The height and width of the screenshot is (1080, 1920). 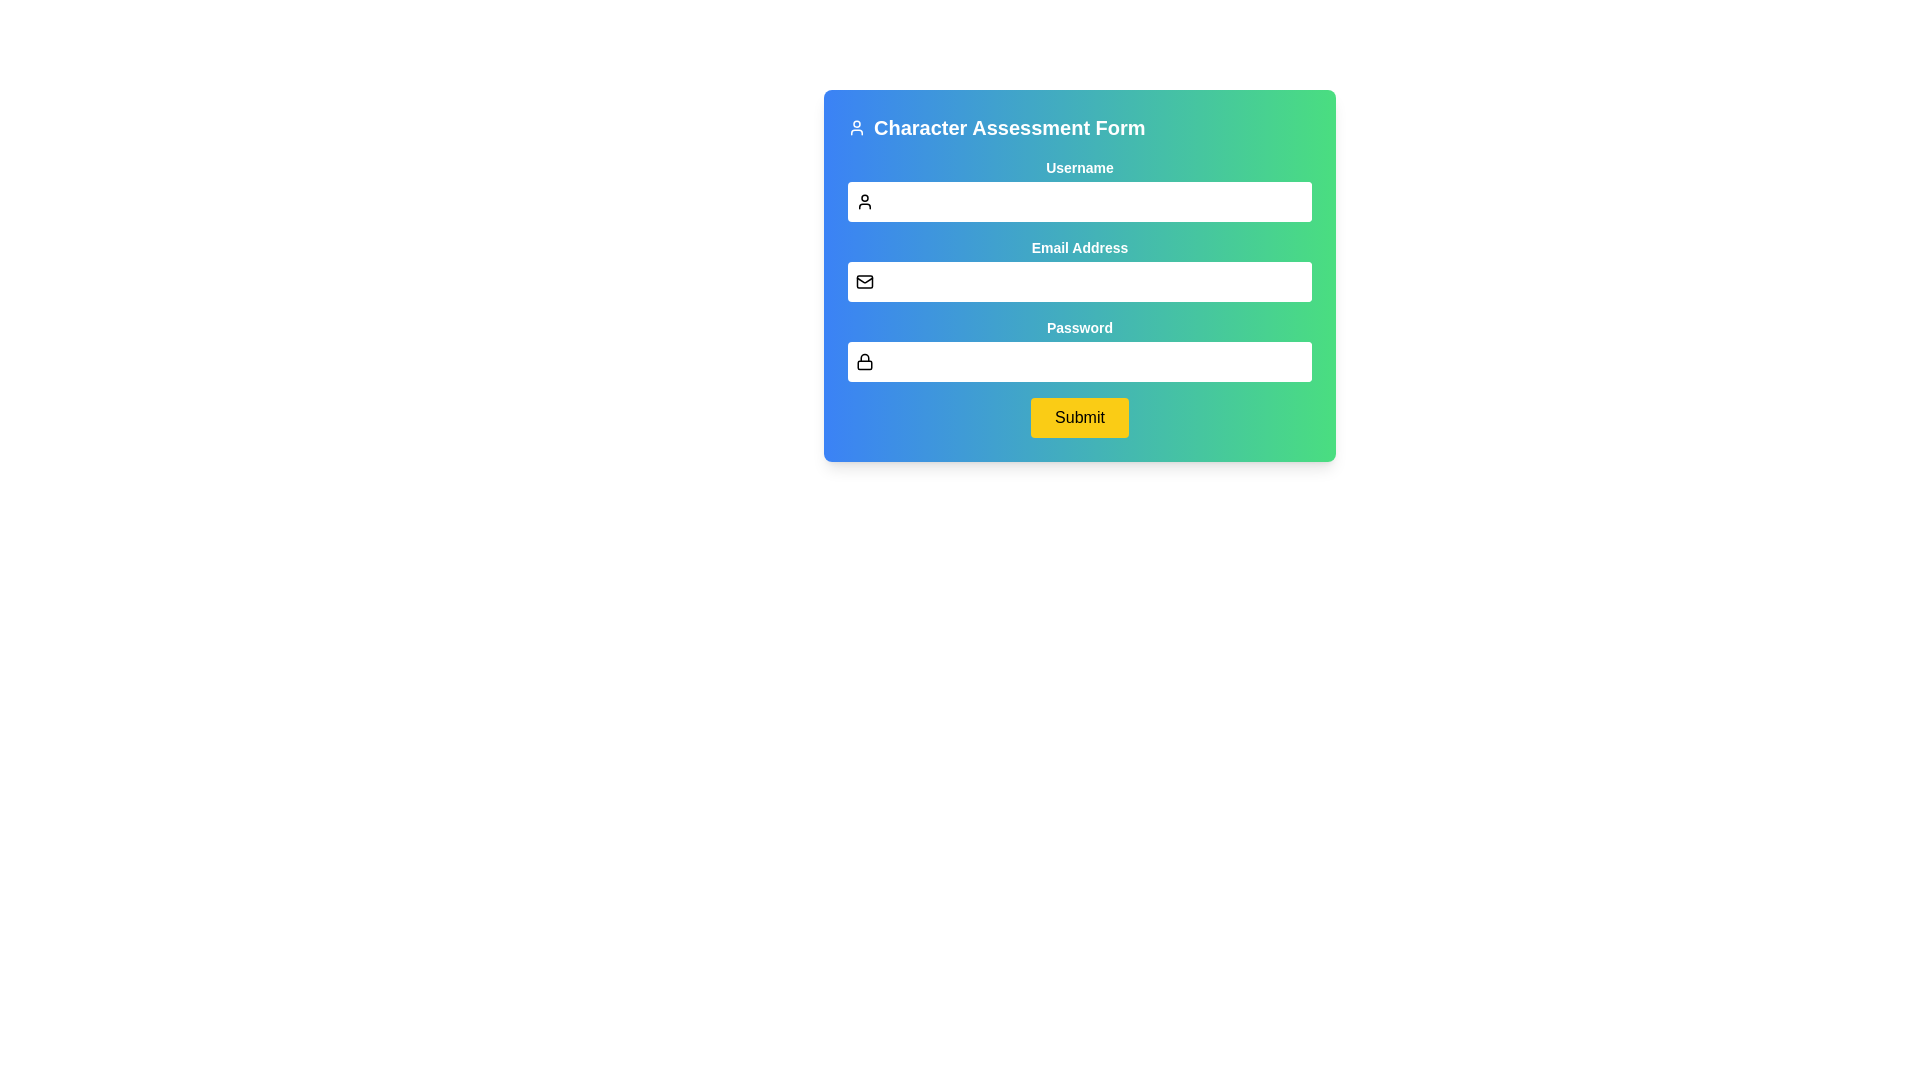 I want to click on the user icon SVG, which is located to the left of the username input field, characterized by a circle representing a head and a semi-circle for shoulders, so click(x=864, y=201).